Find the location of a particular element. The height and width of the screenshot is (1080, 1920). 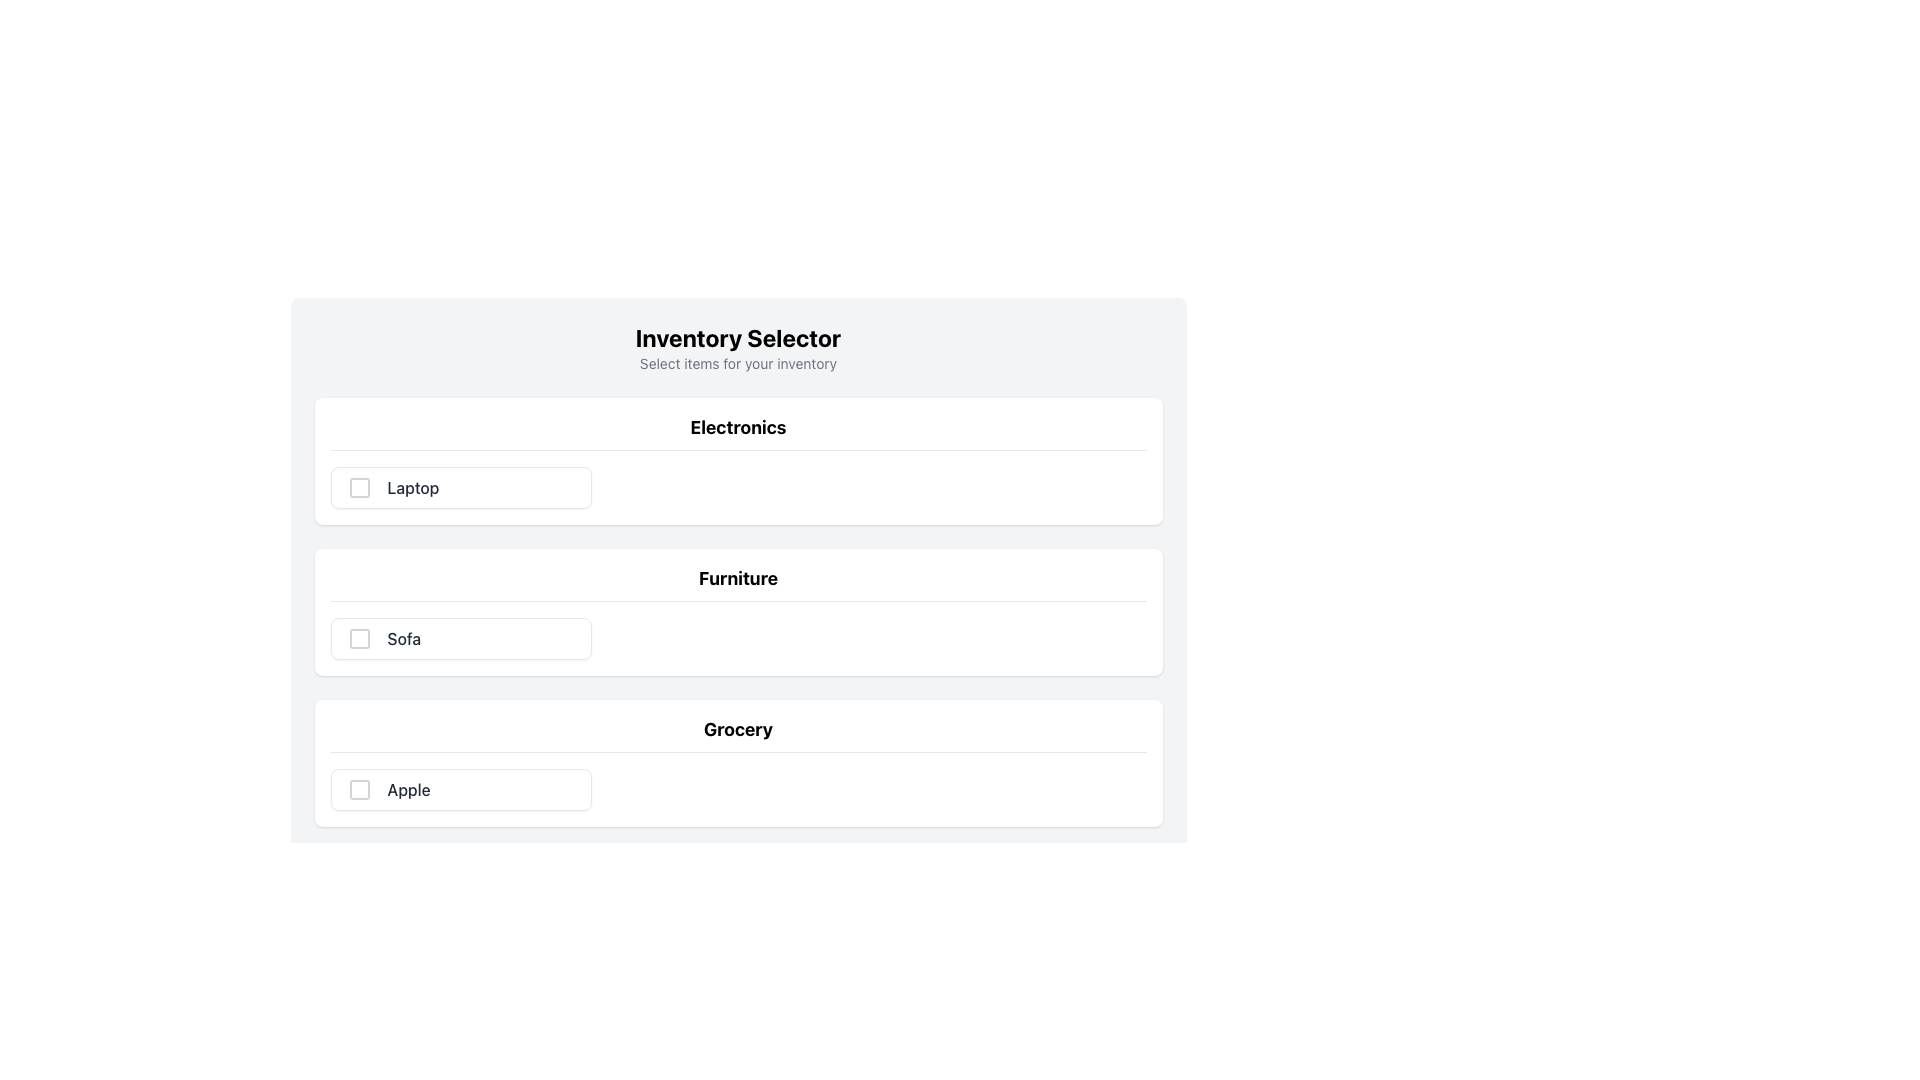

selectable item labeled 'Apple' located in the Grocery section of the page, positioned to the right of a square checkbox icon is located at coordinates (407, 789).